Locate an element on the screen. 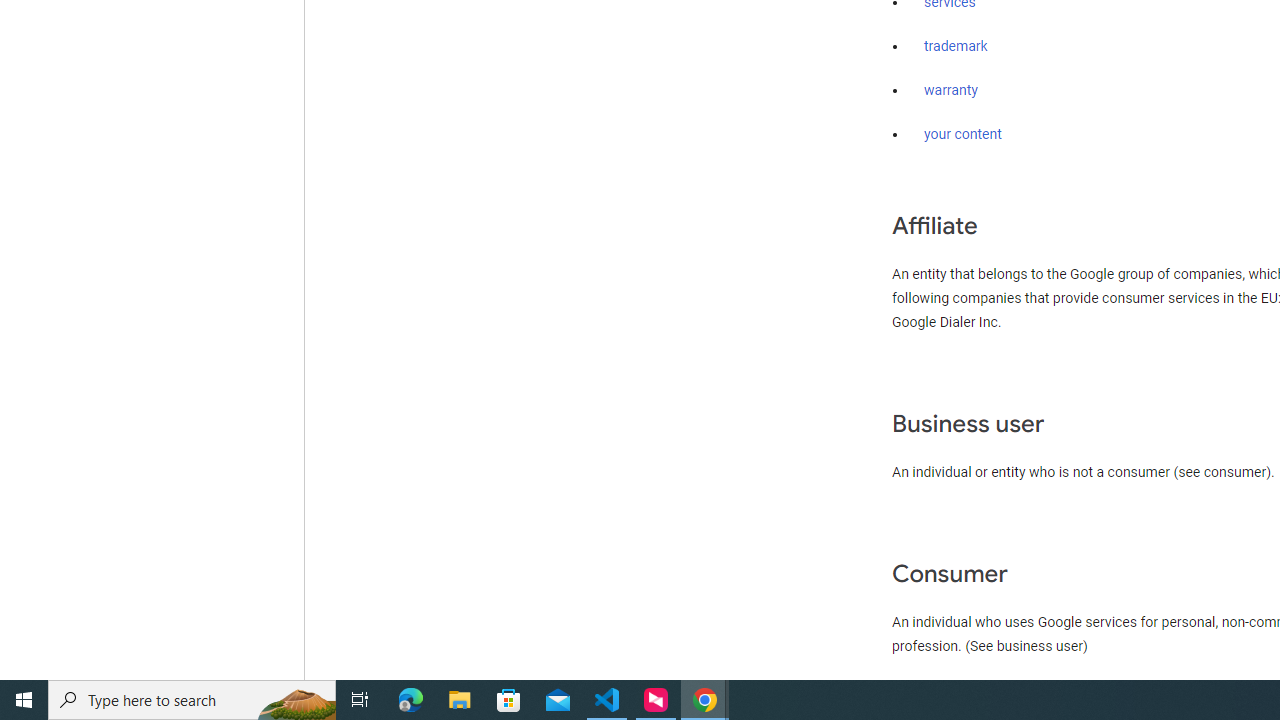 The height and width of the screenshot is (720, 1280). 'warranty' is located at coordinates (950, 91).